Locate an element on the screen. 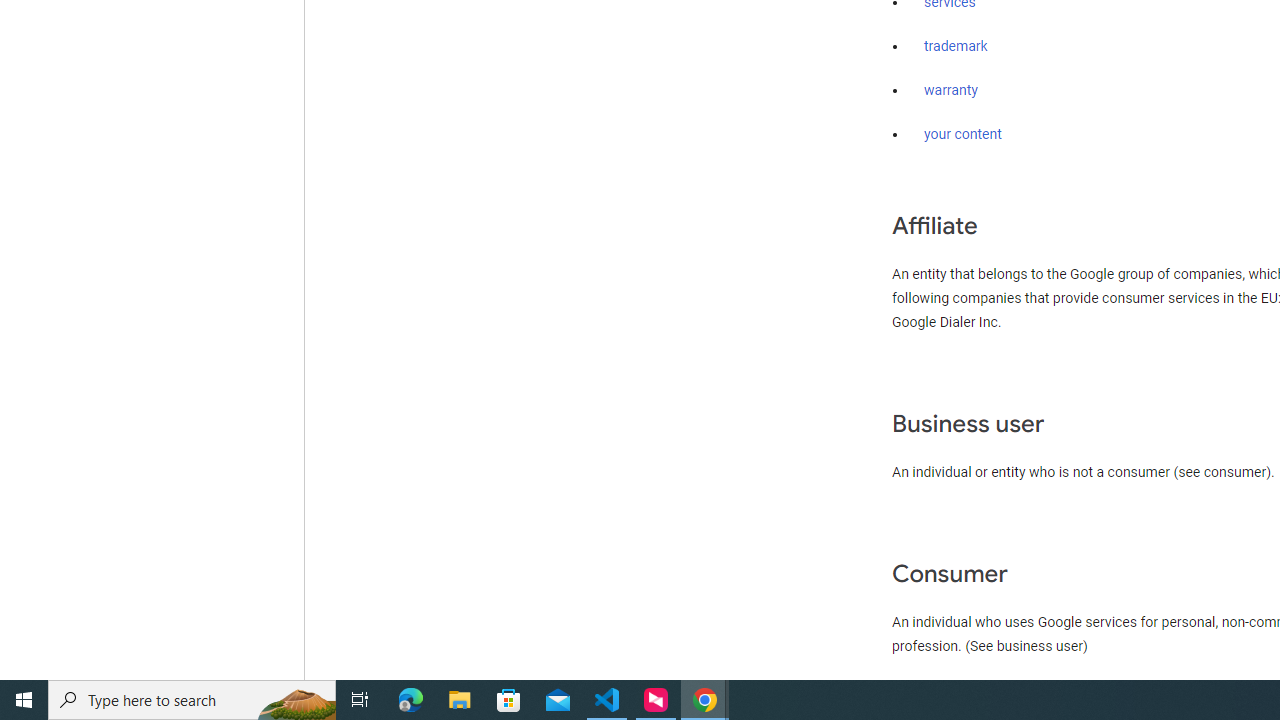 The height and width of the screenshot is (720, 1280). 'warranty' is located at coordinates (950, 91).